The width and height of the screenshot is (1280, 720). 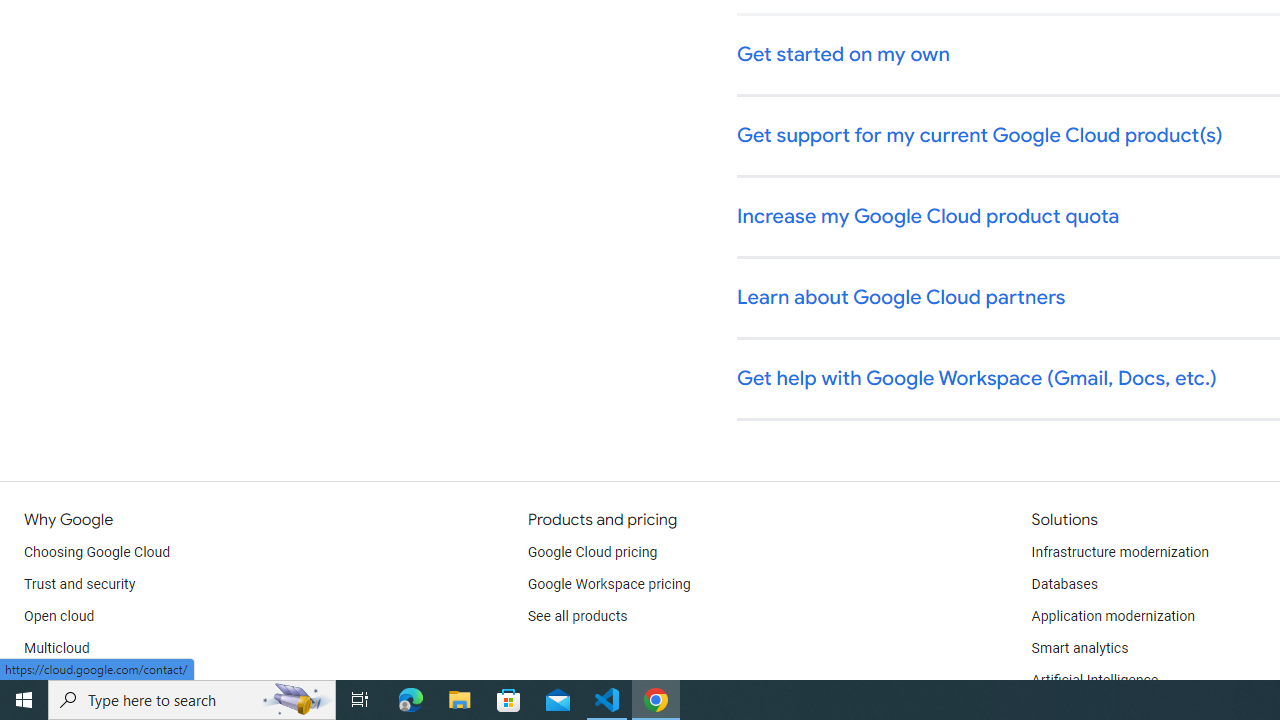 What do you see at coordinates (1120, 552) in the screenshot?
I see `'Infrastructure modernization'` at bounding box center [1120, 552].